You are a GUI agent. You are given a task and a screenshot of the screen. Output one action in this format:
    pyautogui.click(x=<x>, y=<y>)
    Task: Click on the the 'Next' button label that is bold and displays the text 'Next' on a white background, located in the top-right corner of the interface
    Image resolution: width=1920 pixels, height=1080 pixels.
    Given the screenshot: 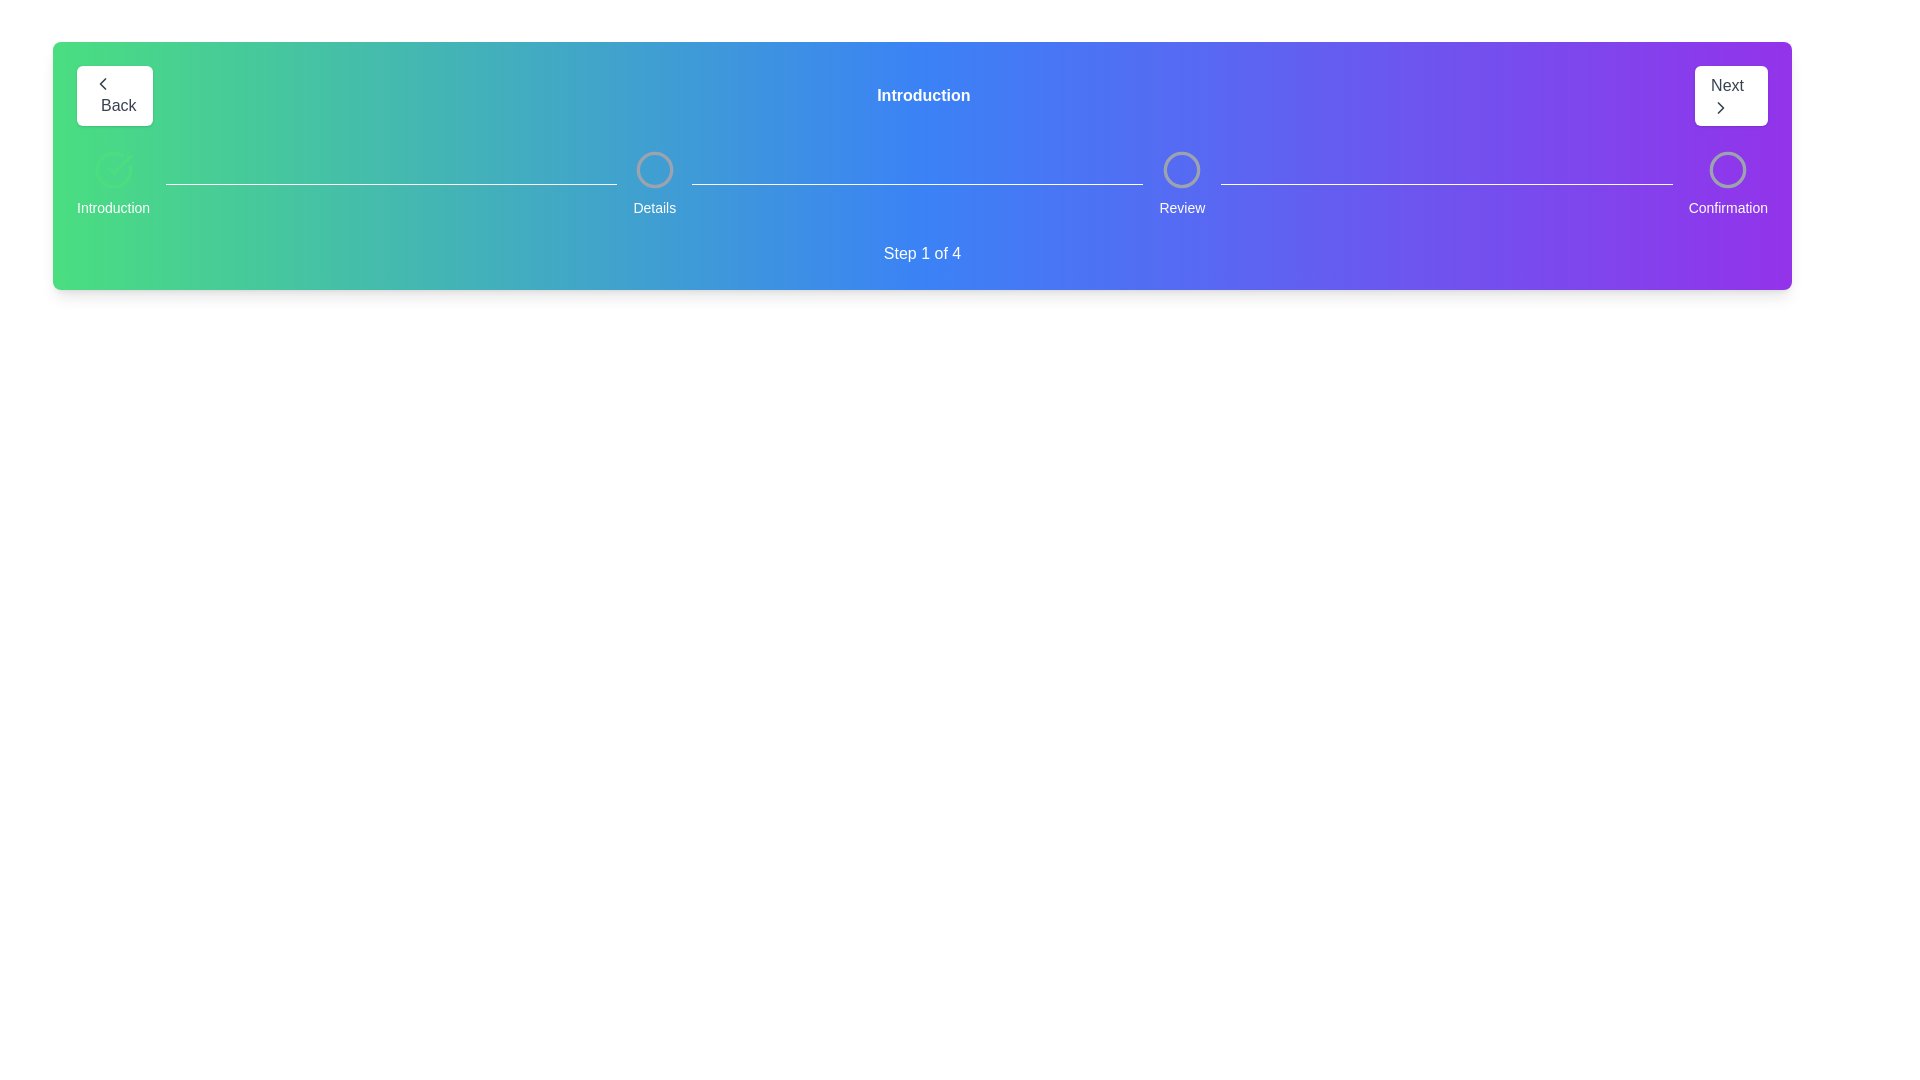 What is the action you would take?
    pyautogui.click(x=1726, y=84)
    